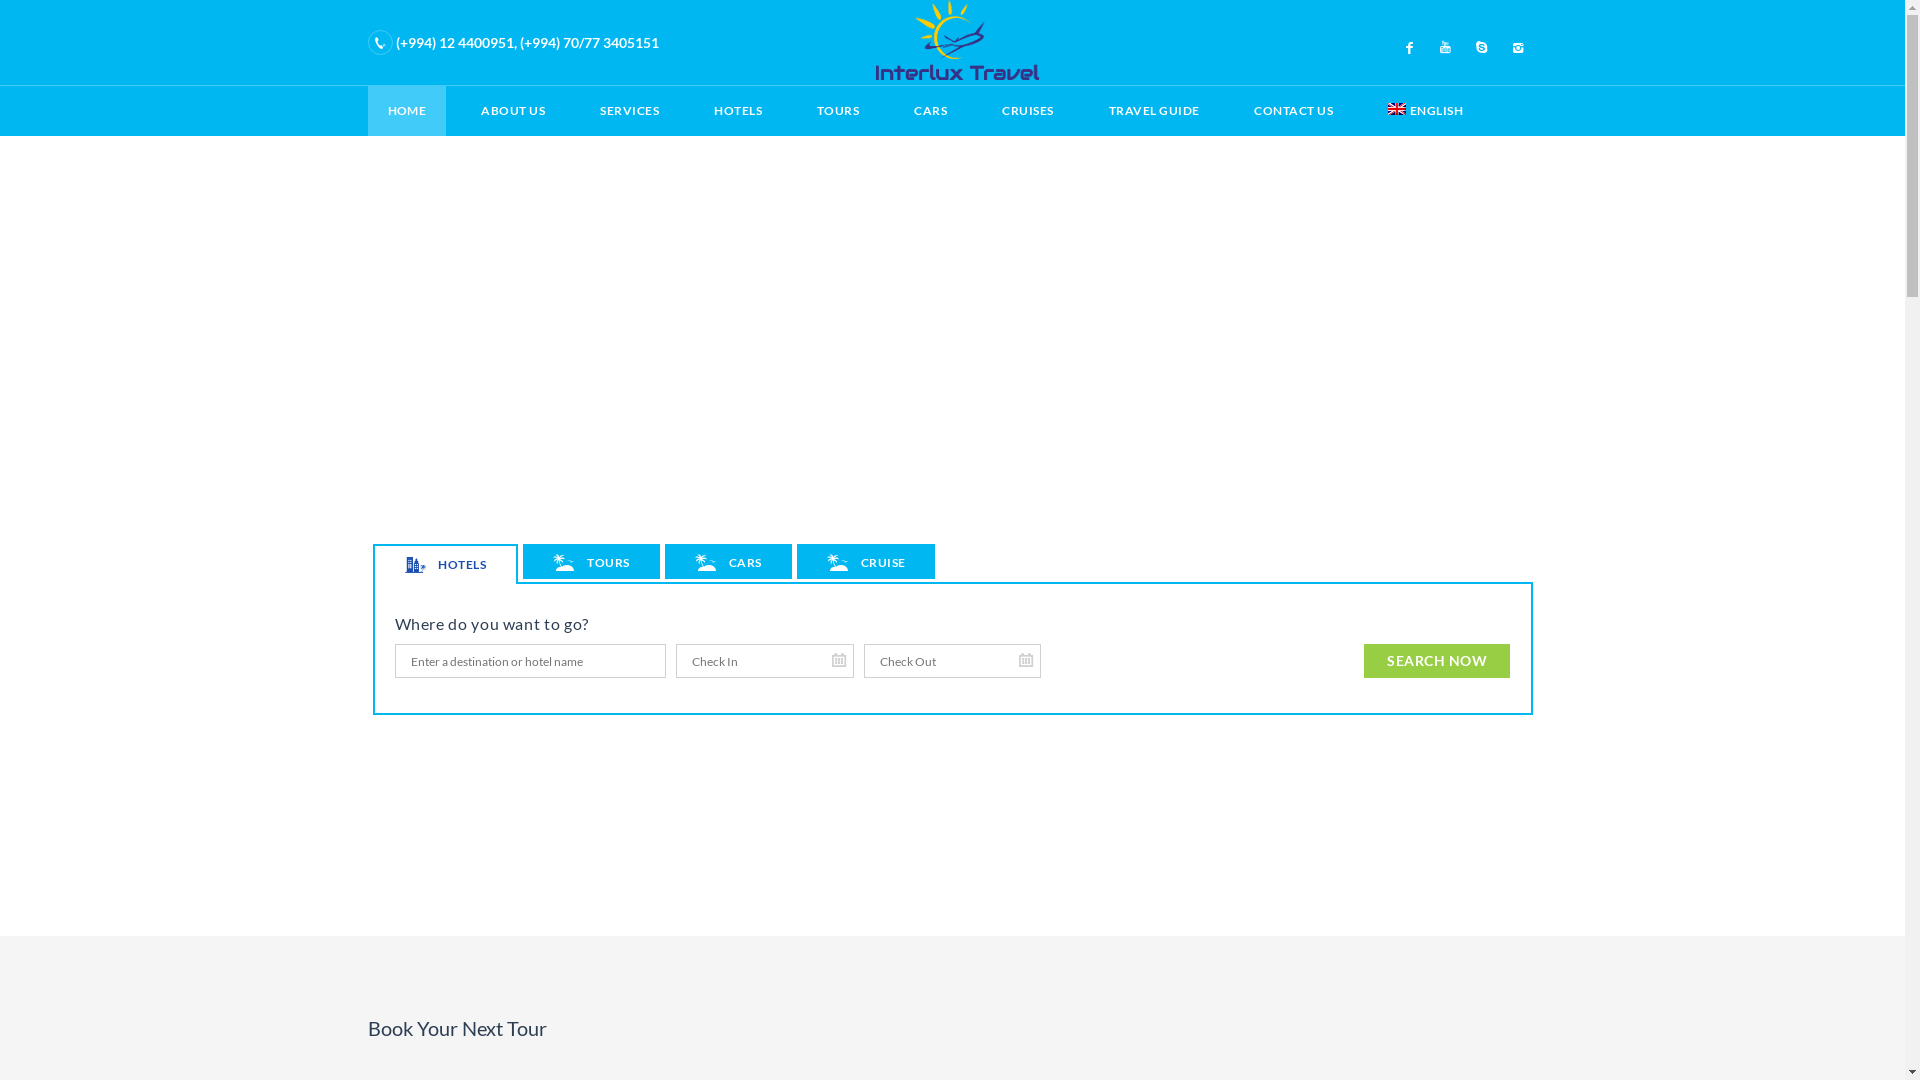  What do you see at coordinates (1409, 45) in the screenshot?
I see `'facebook'` at bounding box center [1409, 45].